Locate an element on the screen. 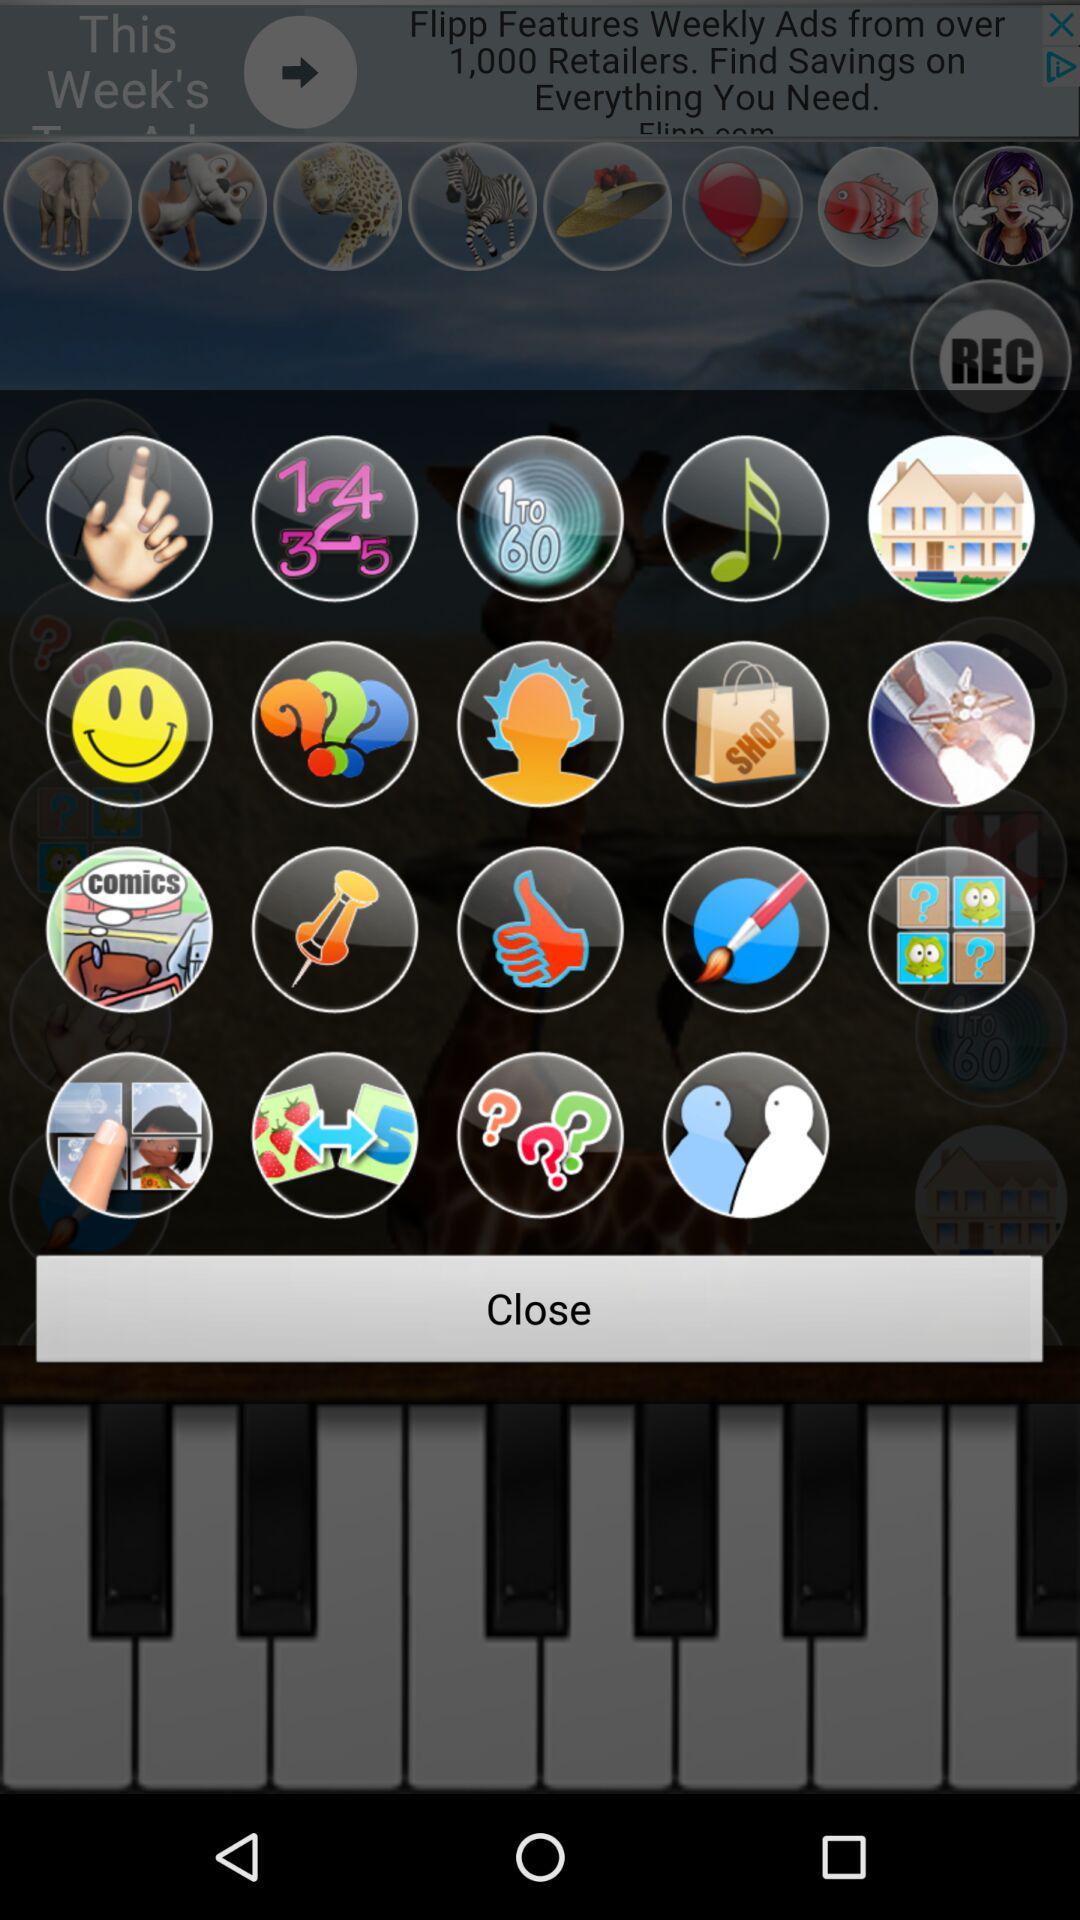  the shop icon is located at coordinates (745, 774).